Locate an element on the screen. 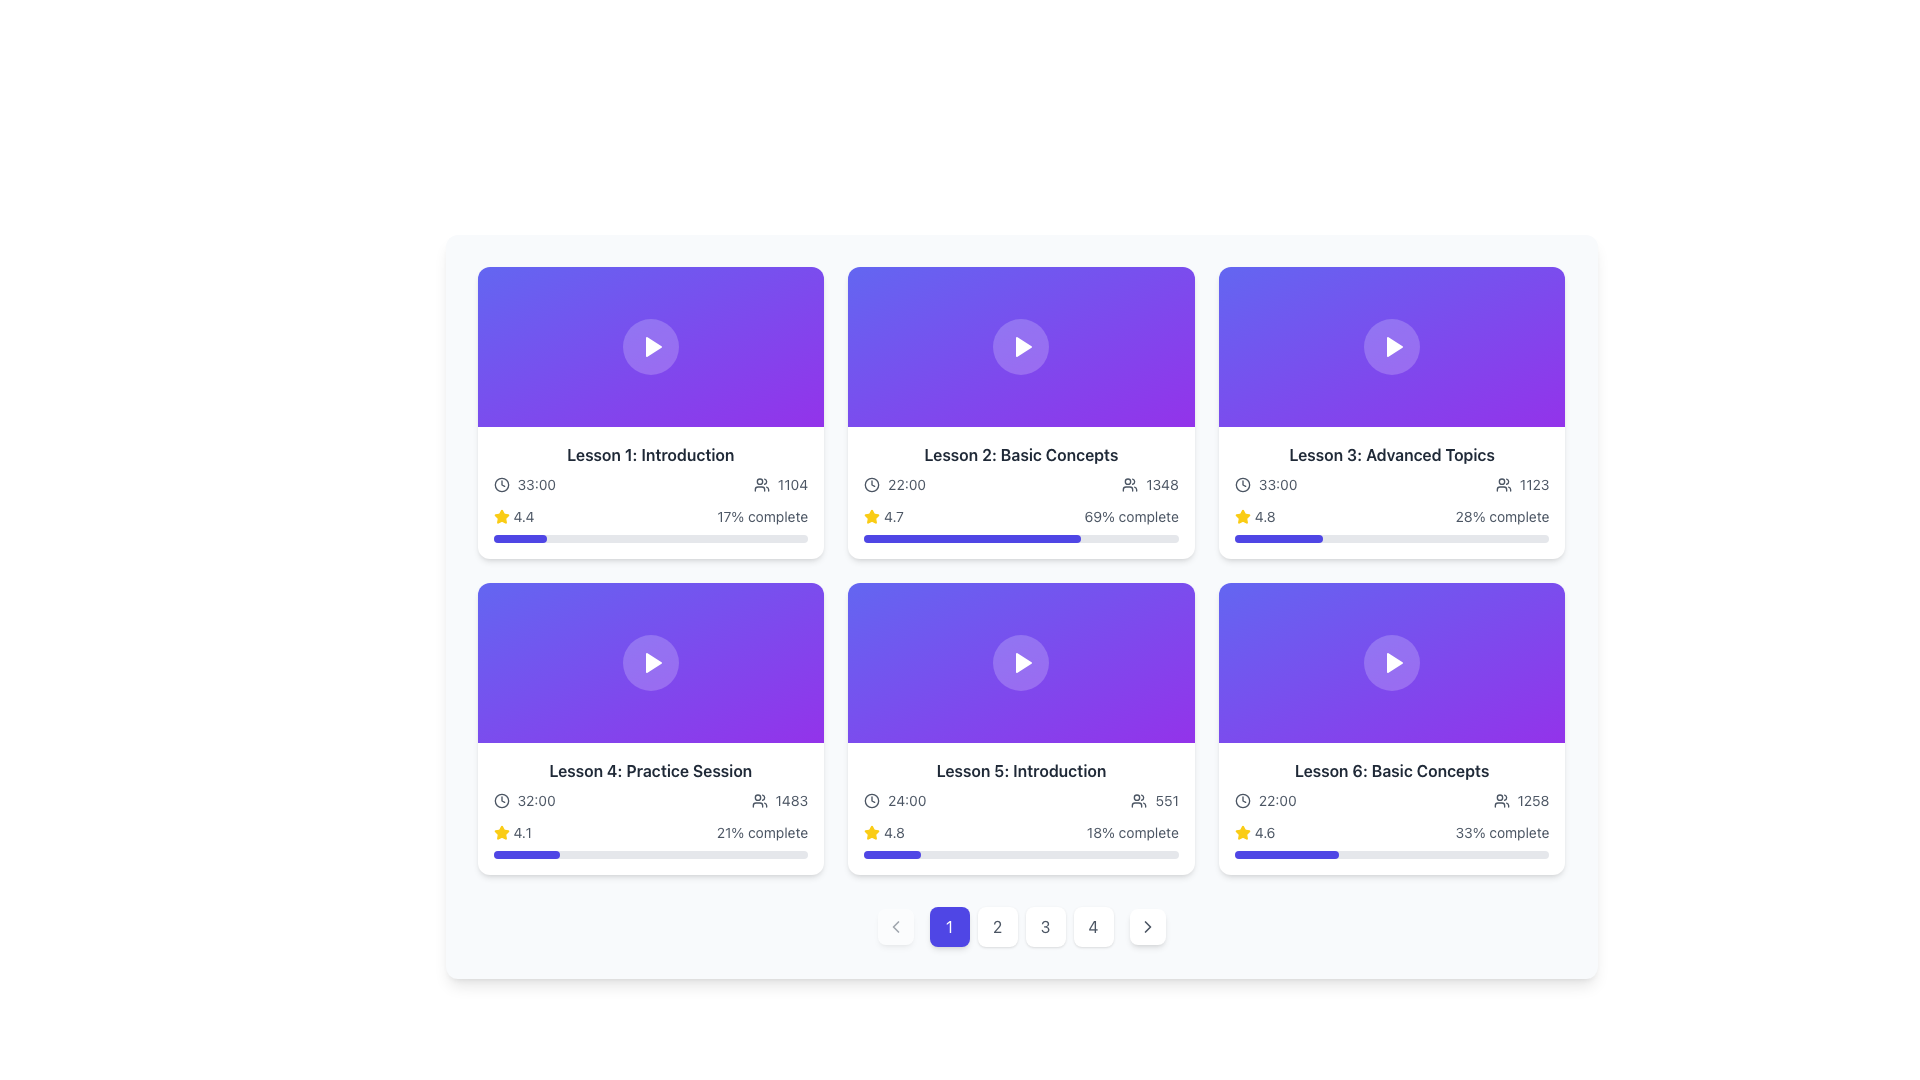  the educational lesson module card located in the first row, third position is located at coordinates (1391, 411).